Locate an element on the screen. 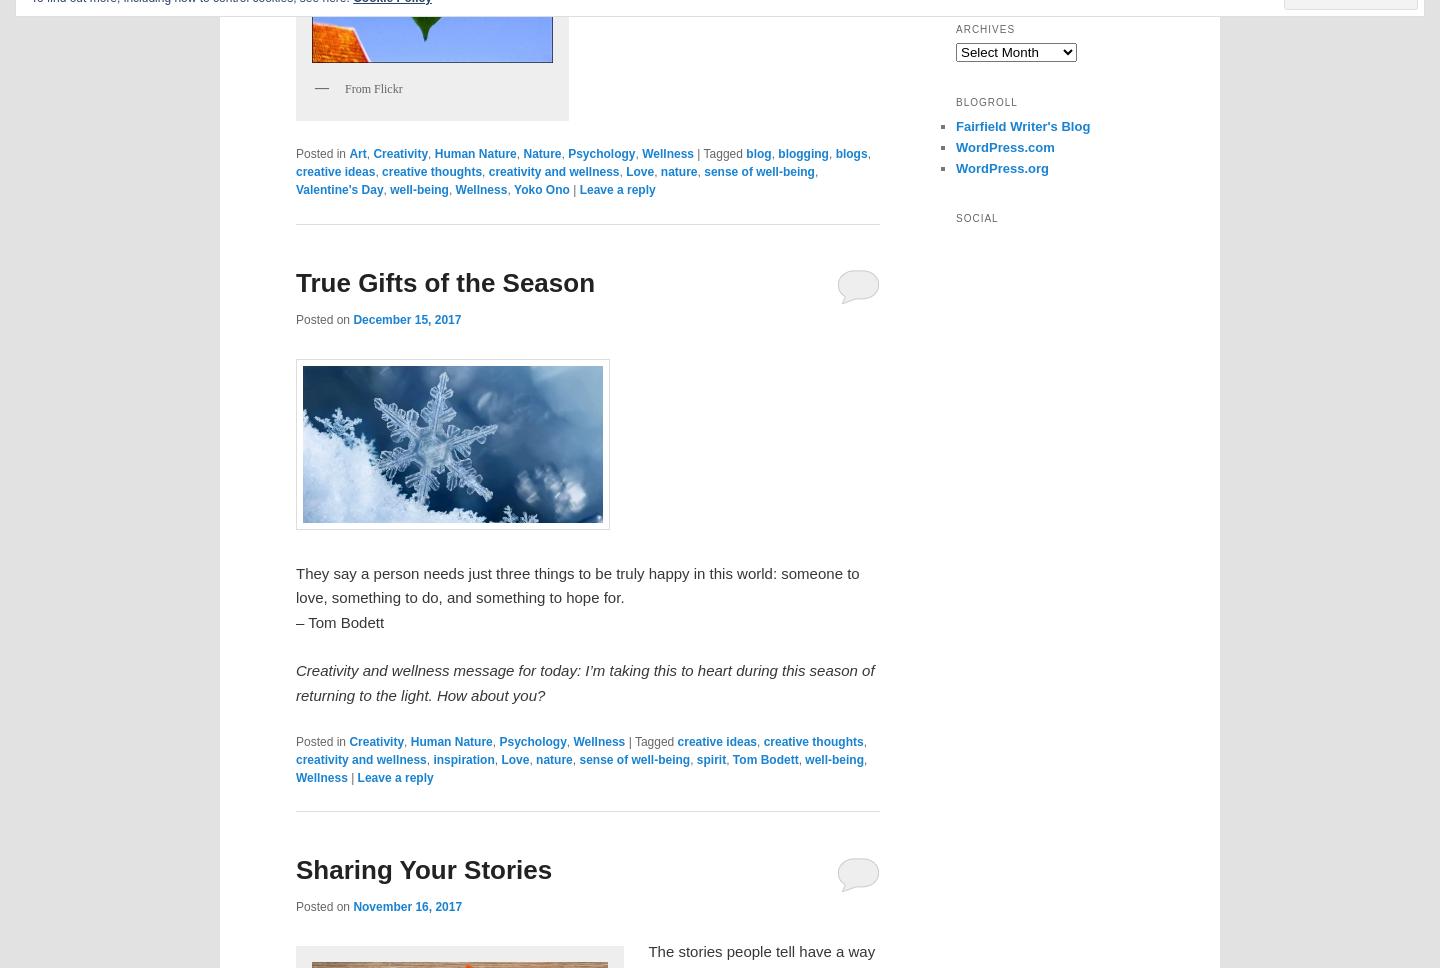 Image resolution: width=1440 pixels, height=968 pixels. 'blogging' is located at coordinates (802, 153).